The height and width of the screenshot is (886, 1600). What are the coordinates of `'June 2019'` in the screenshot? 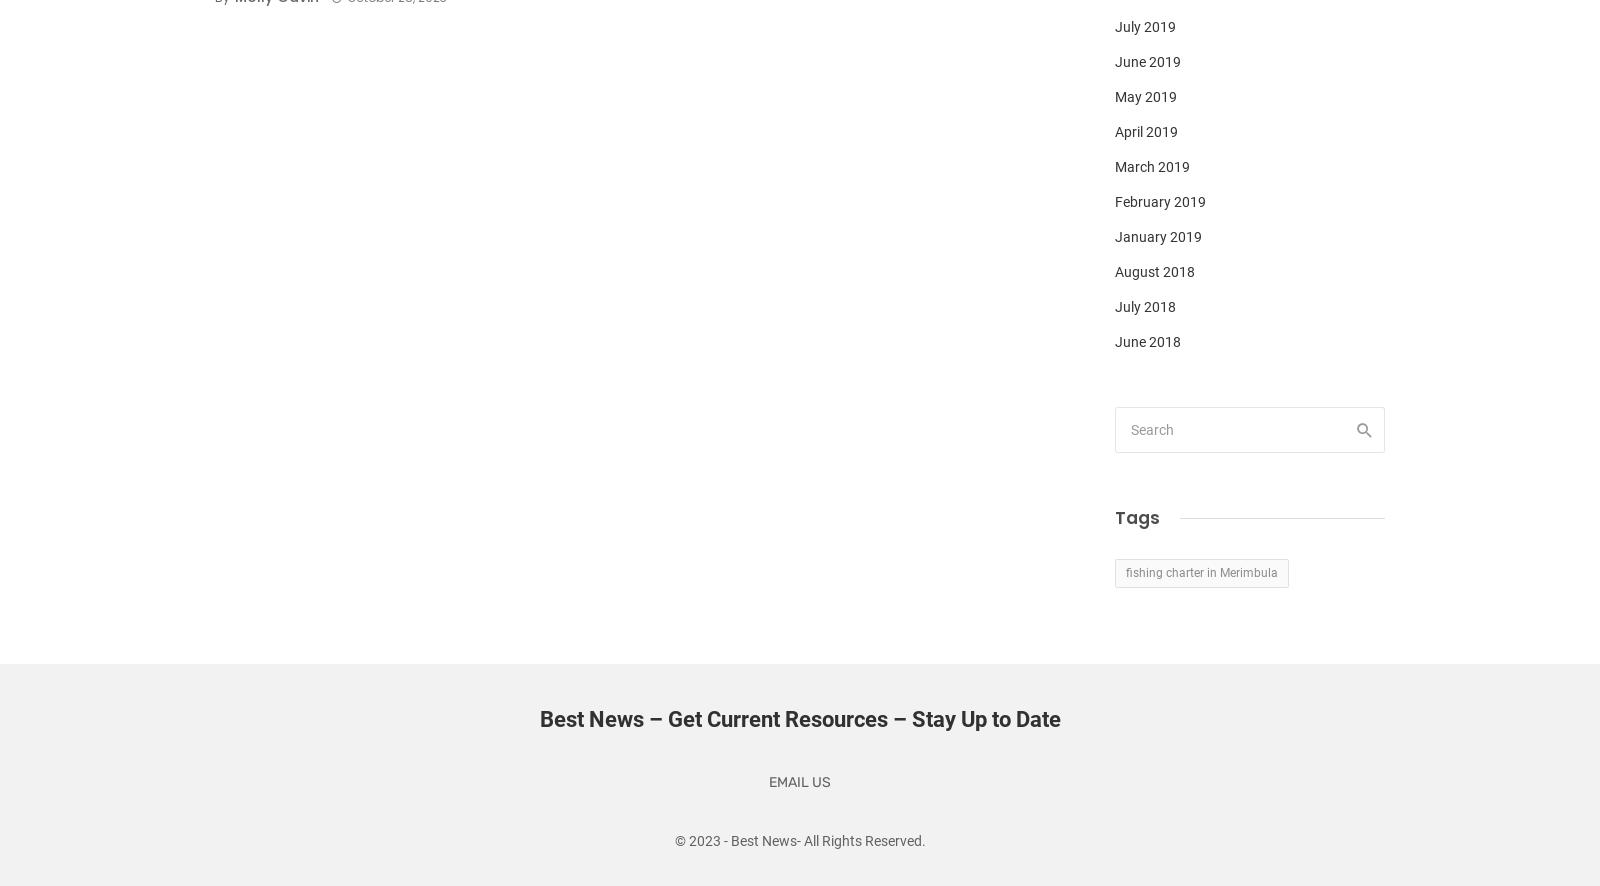 It's located at (1148, 61).